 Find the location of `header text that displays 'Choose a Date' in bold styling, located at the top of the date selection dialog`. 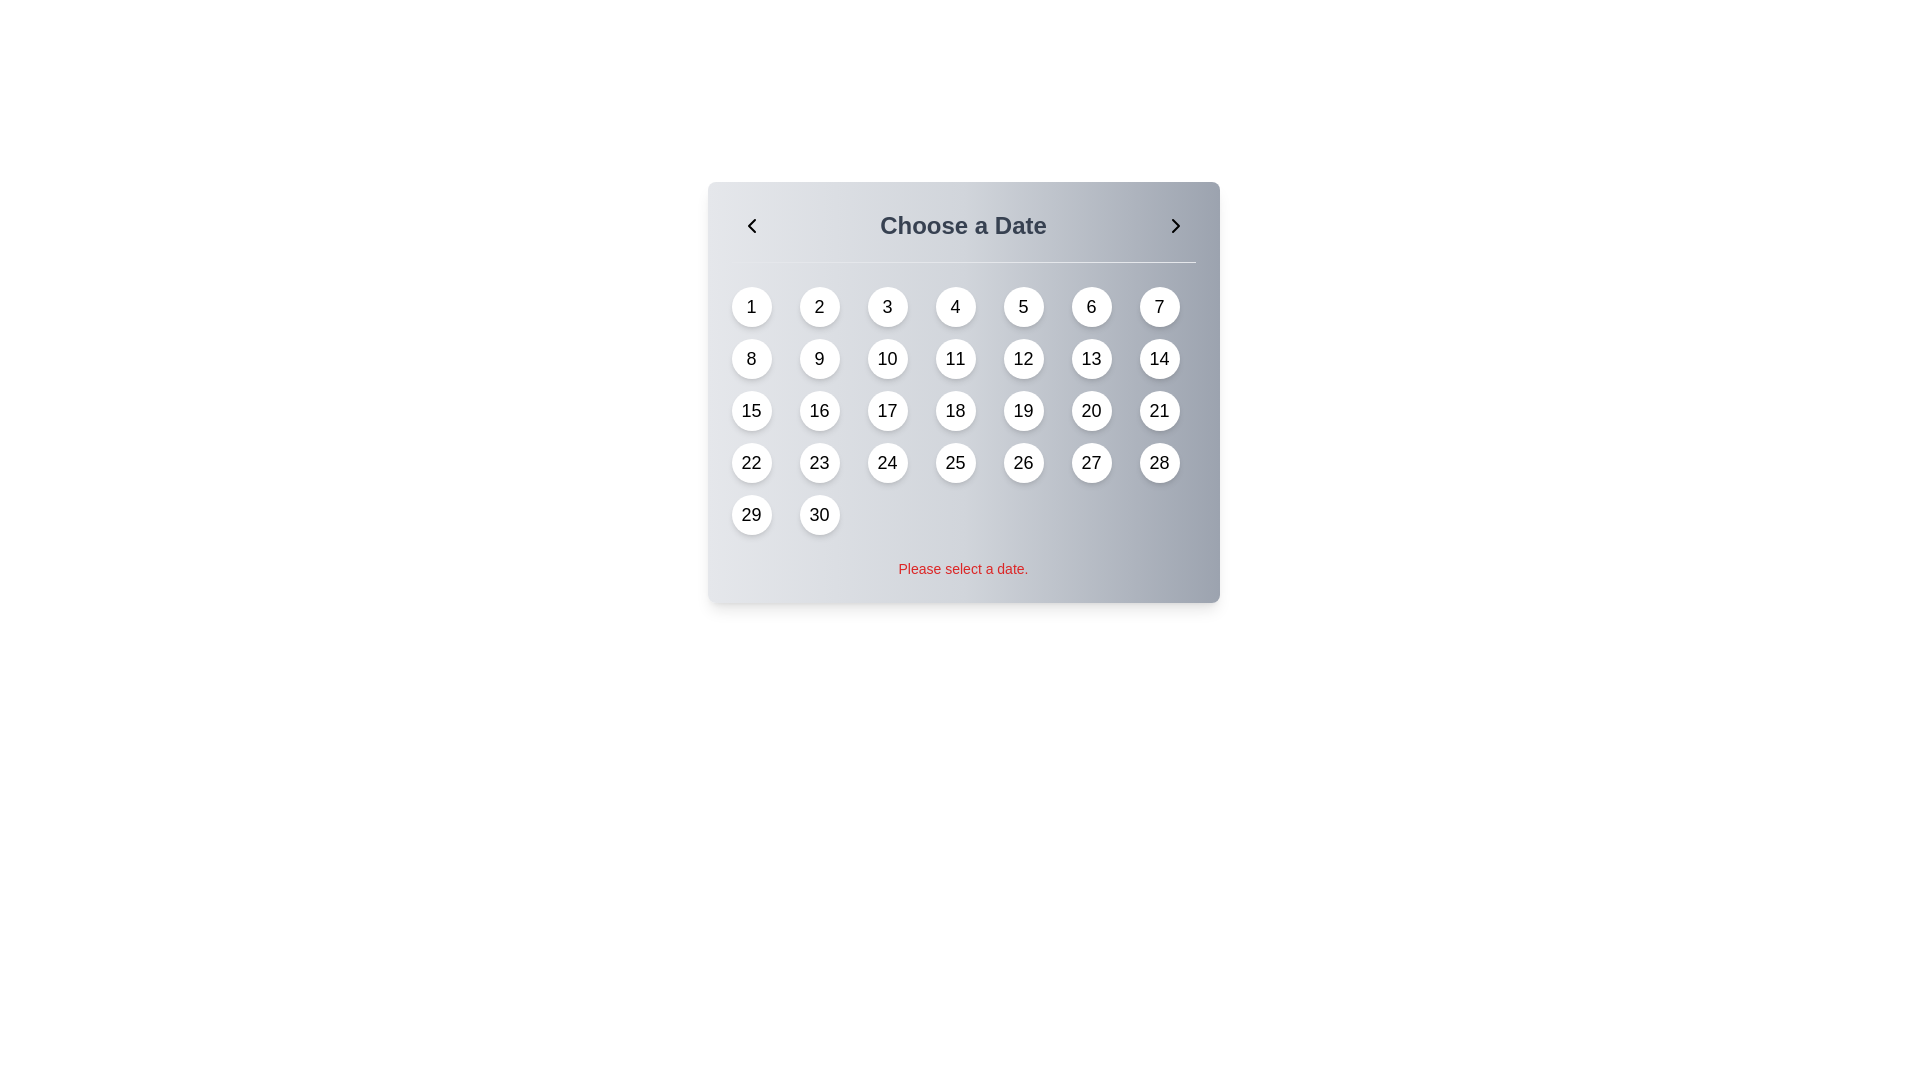

header text that displays 'Choose a Date' in bold styling, located at the top of the date selection dialog is located at coordinates (963, 233).